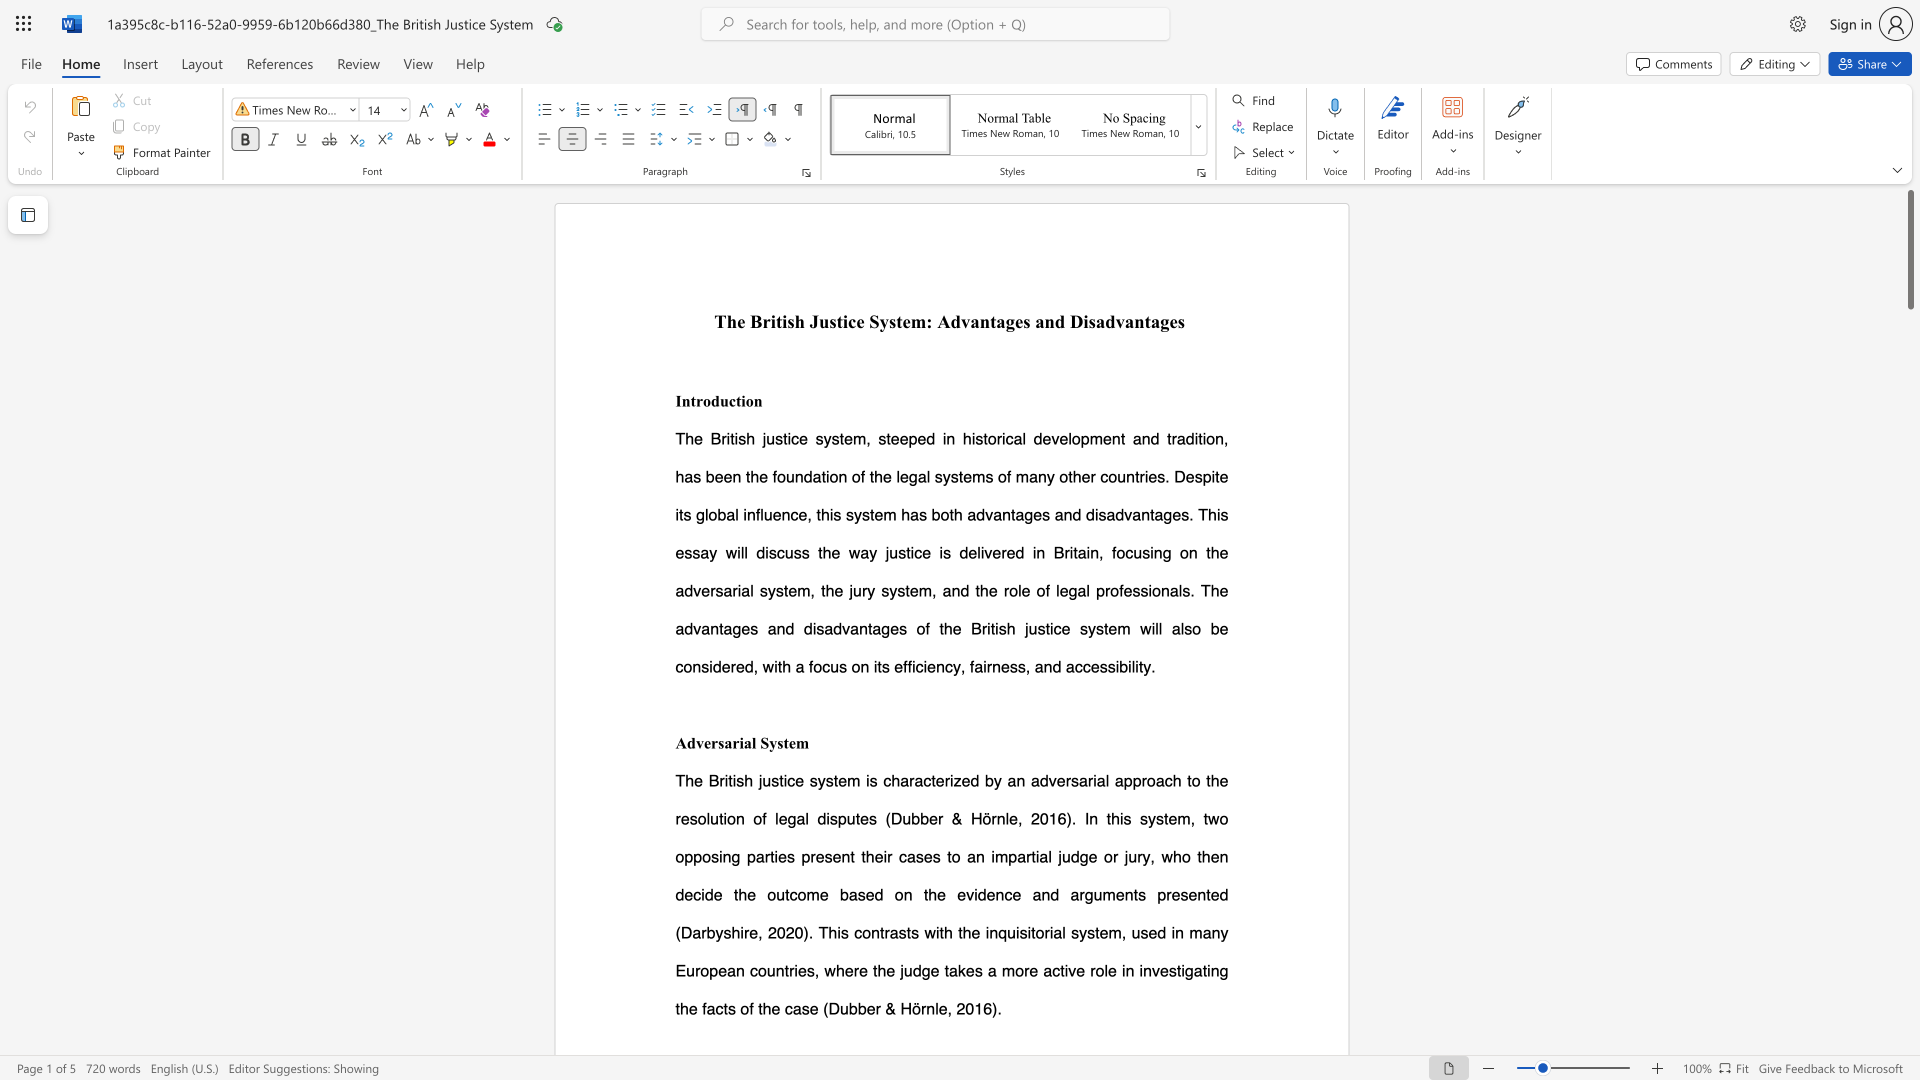 The image size is (1920, 1080). I want to click on the scrollbar to move the content lower, so click(1909, 338).